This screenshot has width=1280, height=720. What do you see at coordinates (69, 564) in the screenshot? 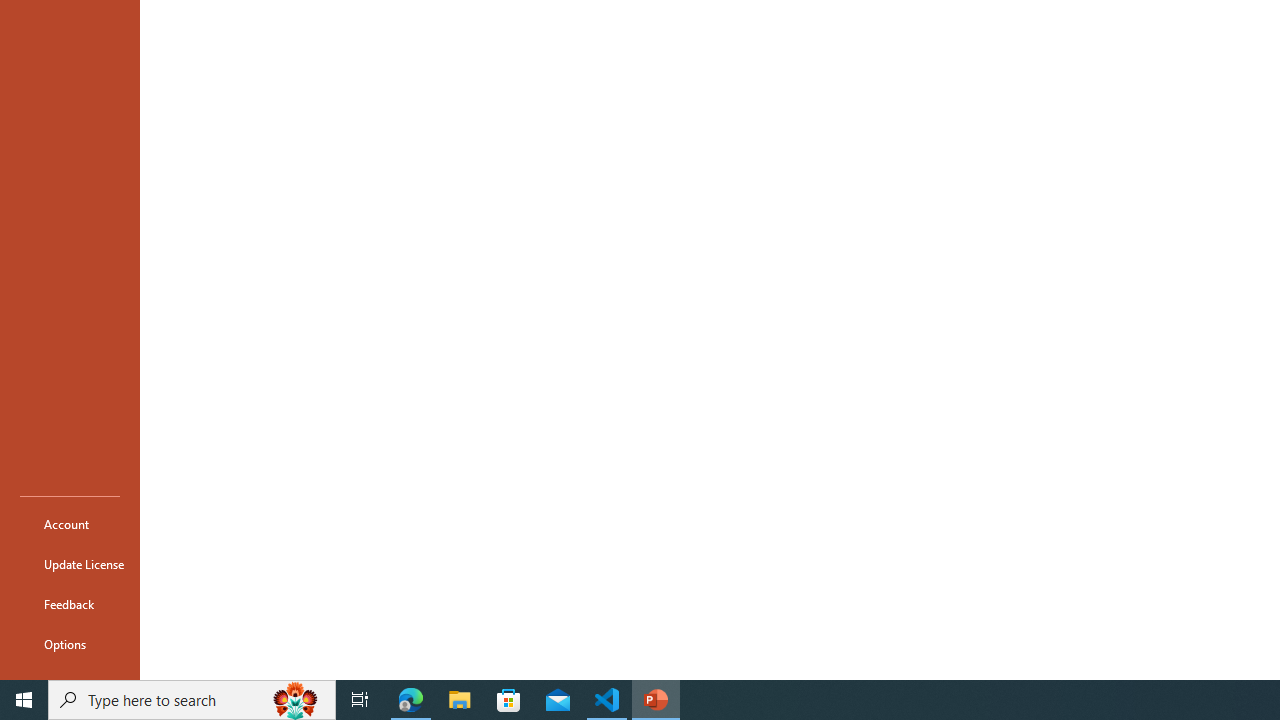
I see `'Update License'` at bounding box center [69, 564].